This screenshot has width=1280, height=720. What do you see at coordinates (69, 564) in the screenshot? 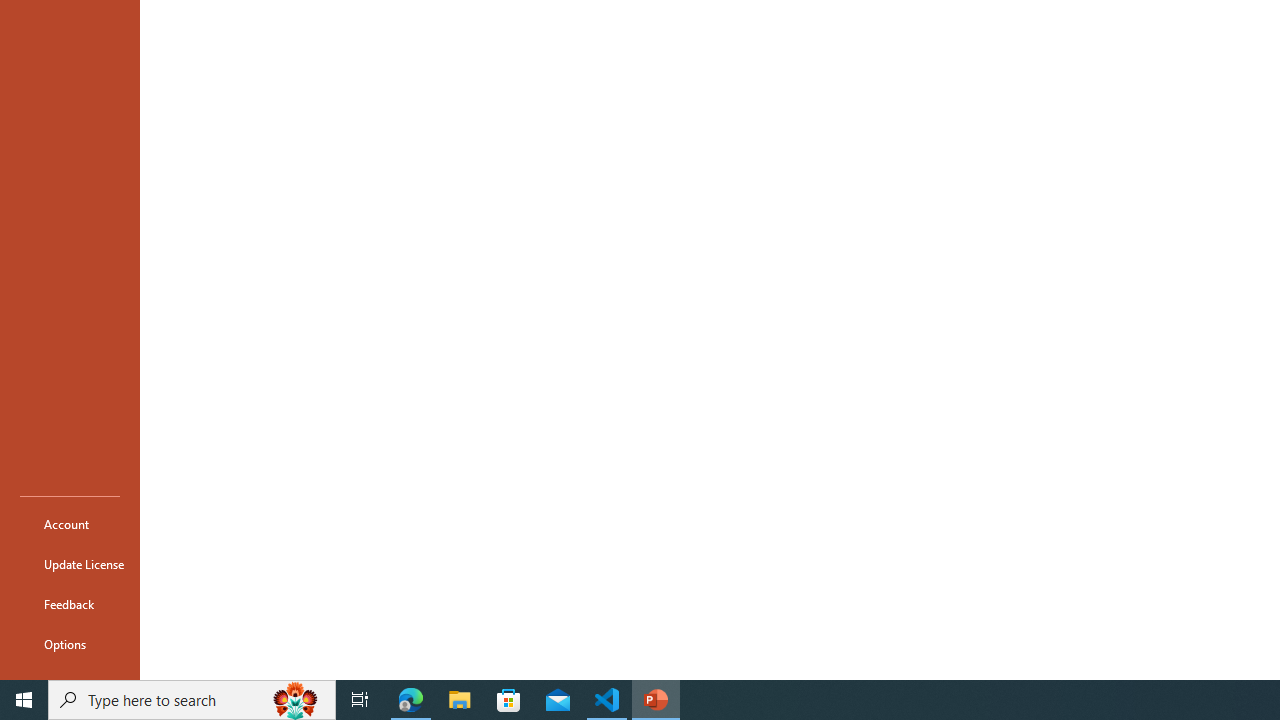
I see `'Update License'` at bounding box center [69, 564].